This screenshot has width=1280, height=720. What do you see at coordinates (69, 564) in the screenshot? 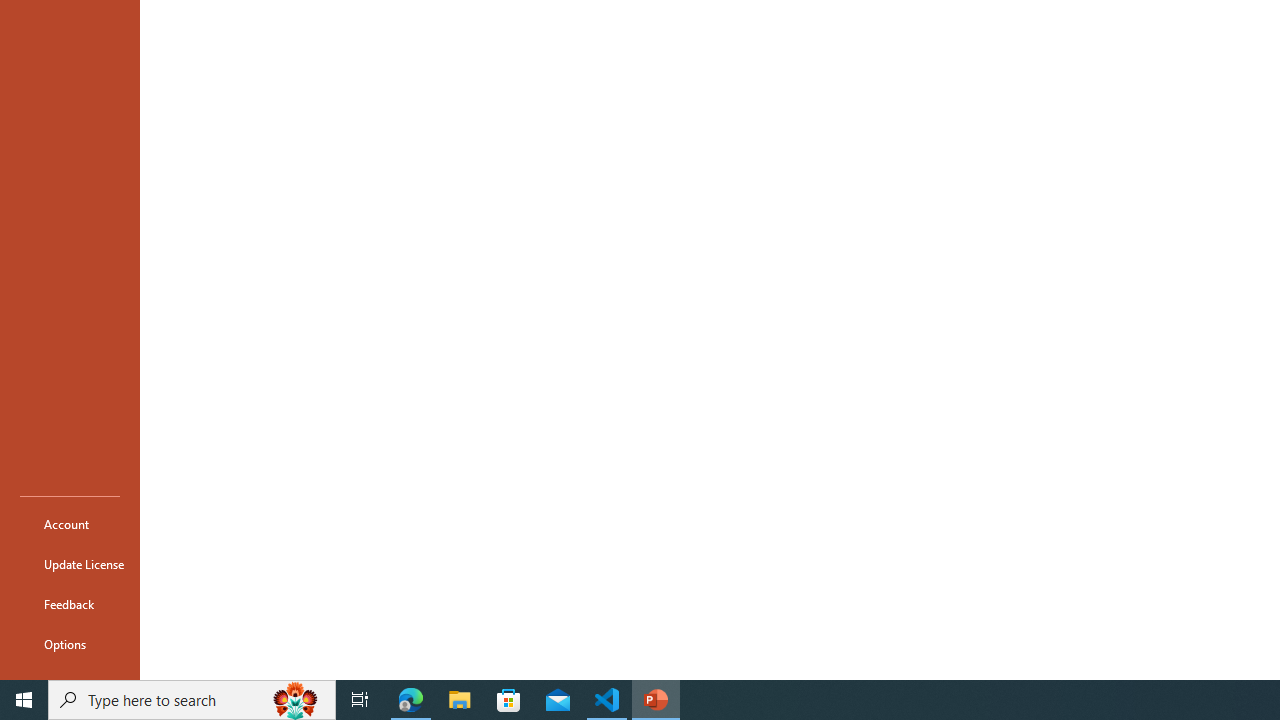
I see `'Update License'` at bounding box center [69, 564].